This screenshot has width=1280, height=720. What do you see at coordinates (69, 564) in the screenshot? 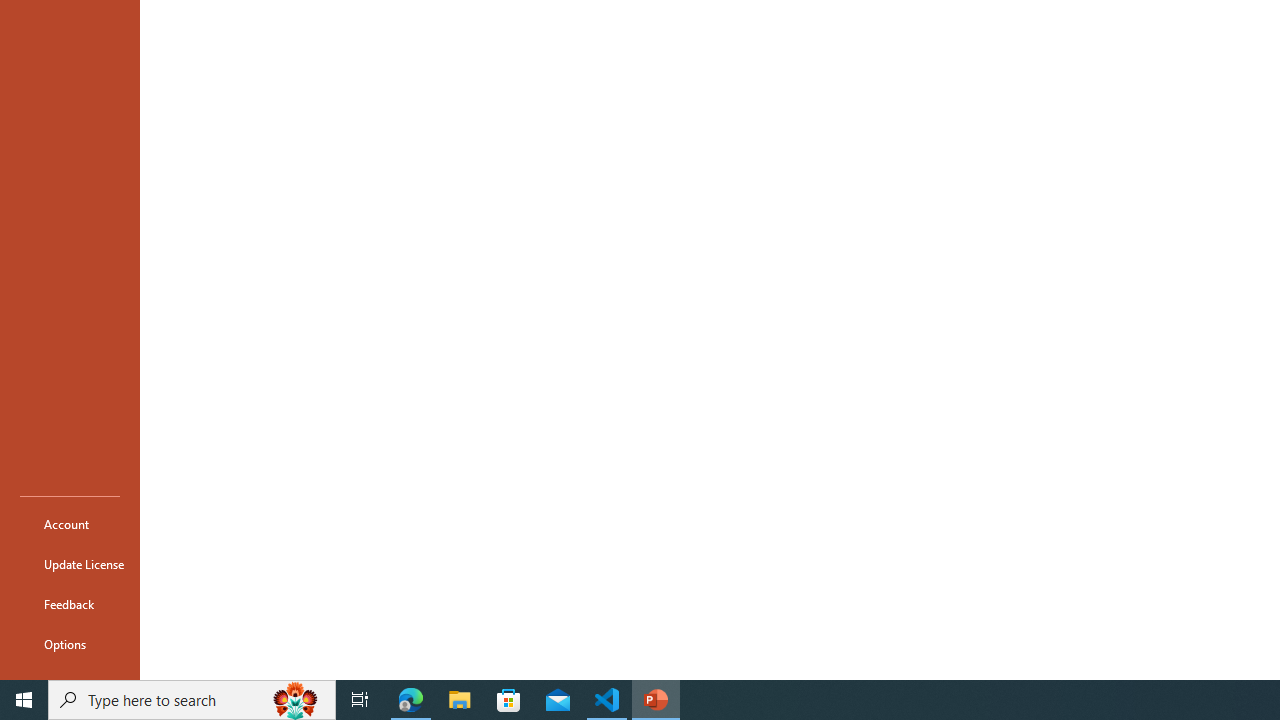
I see `'Update License'` at bounding box center [69, 564].